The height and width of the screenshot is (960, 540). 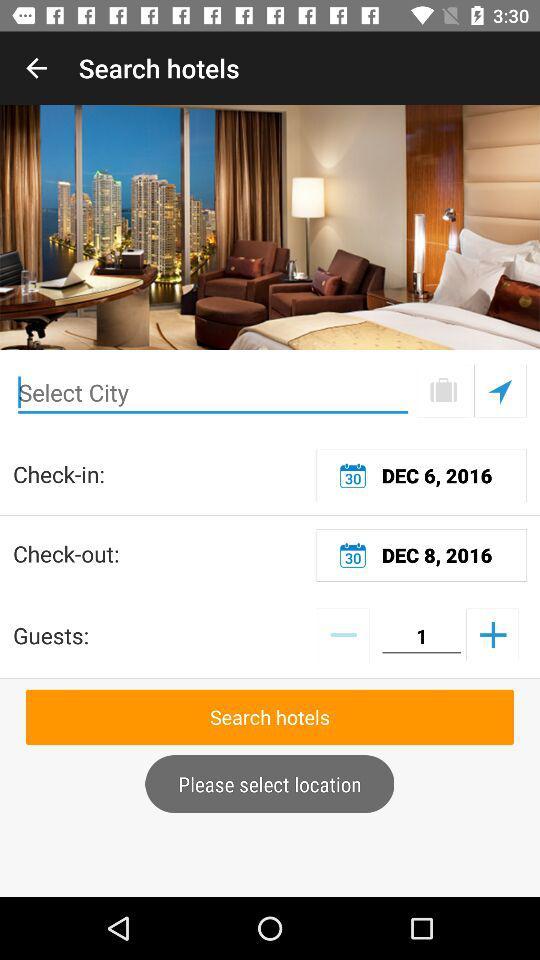 I want to click on look up city, so click(x=443, y=390).